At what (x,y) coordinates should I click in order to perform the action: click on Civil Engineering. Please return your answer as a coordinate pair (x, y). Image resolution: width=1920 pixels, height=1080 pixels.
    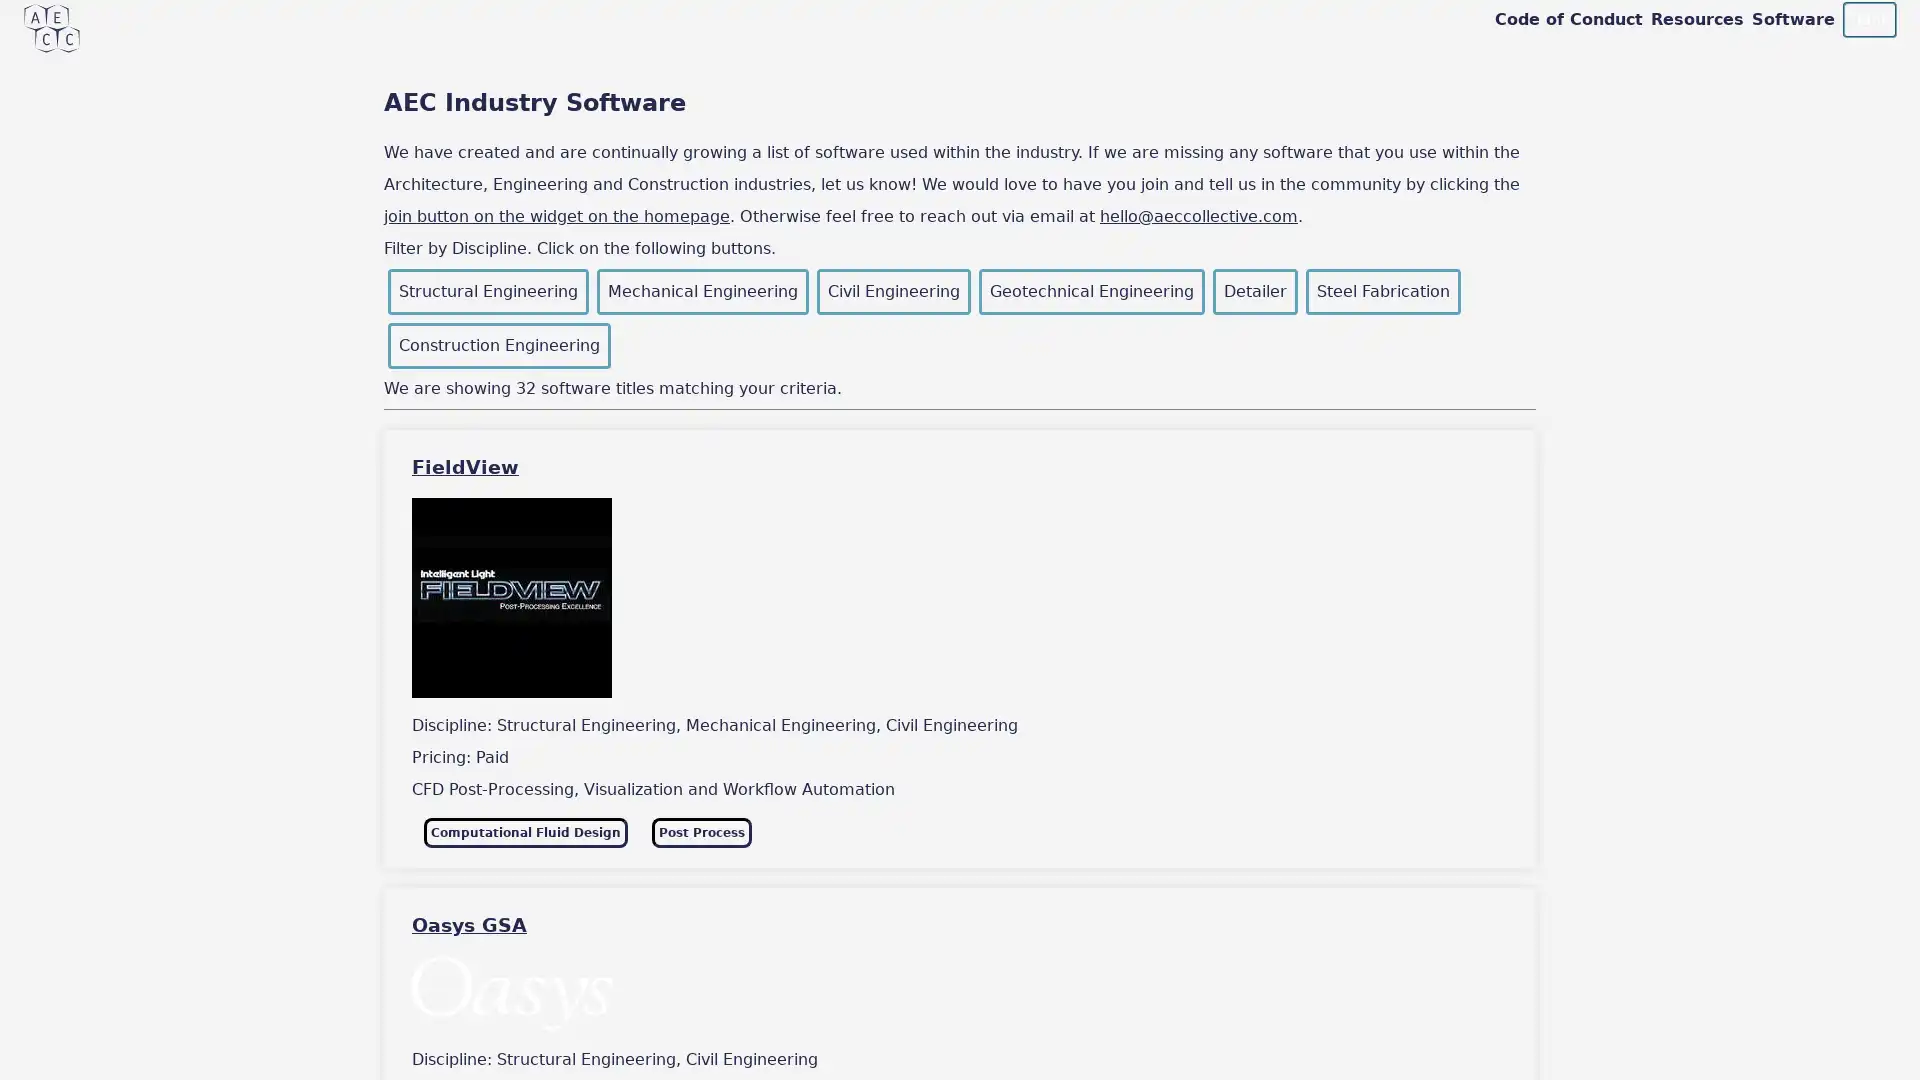
    Looking at the image, I should click on (892, 292).